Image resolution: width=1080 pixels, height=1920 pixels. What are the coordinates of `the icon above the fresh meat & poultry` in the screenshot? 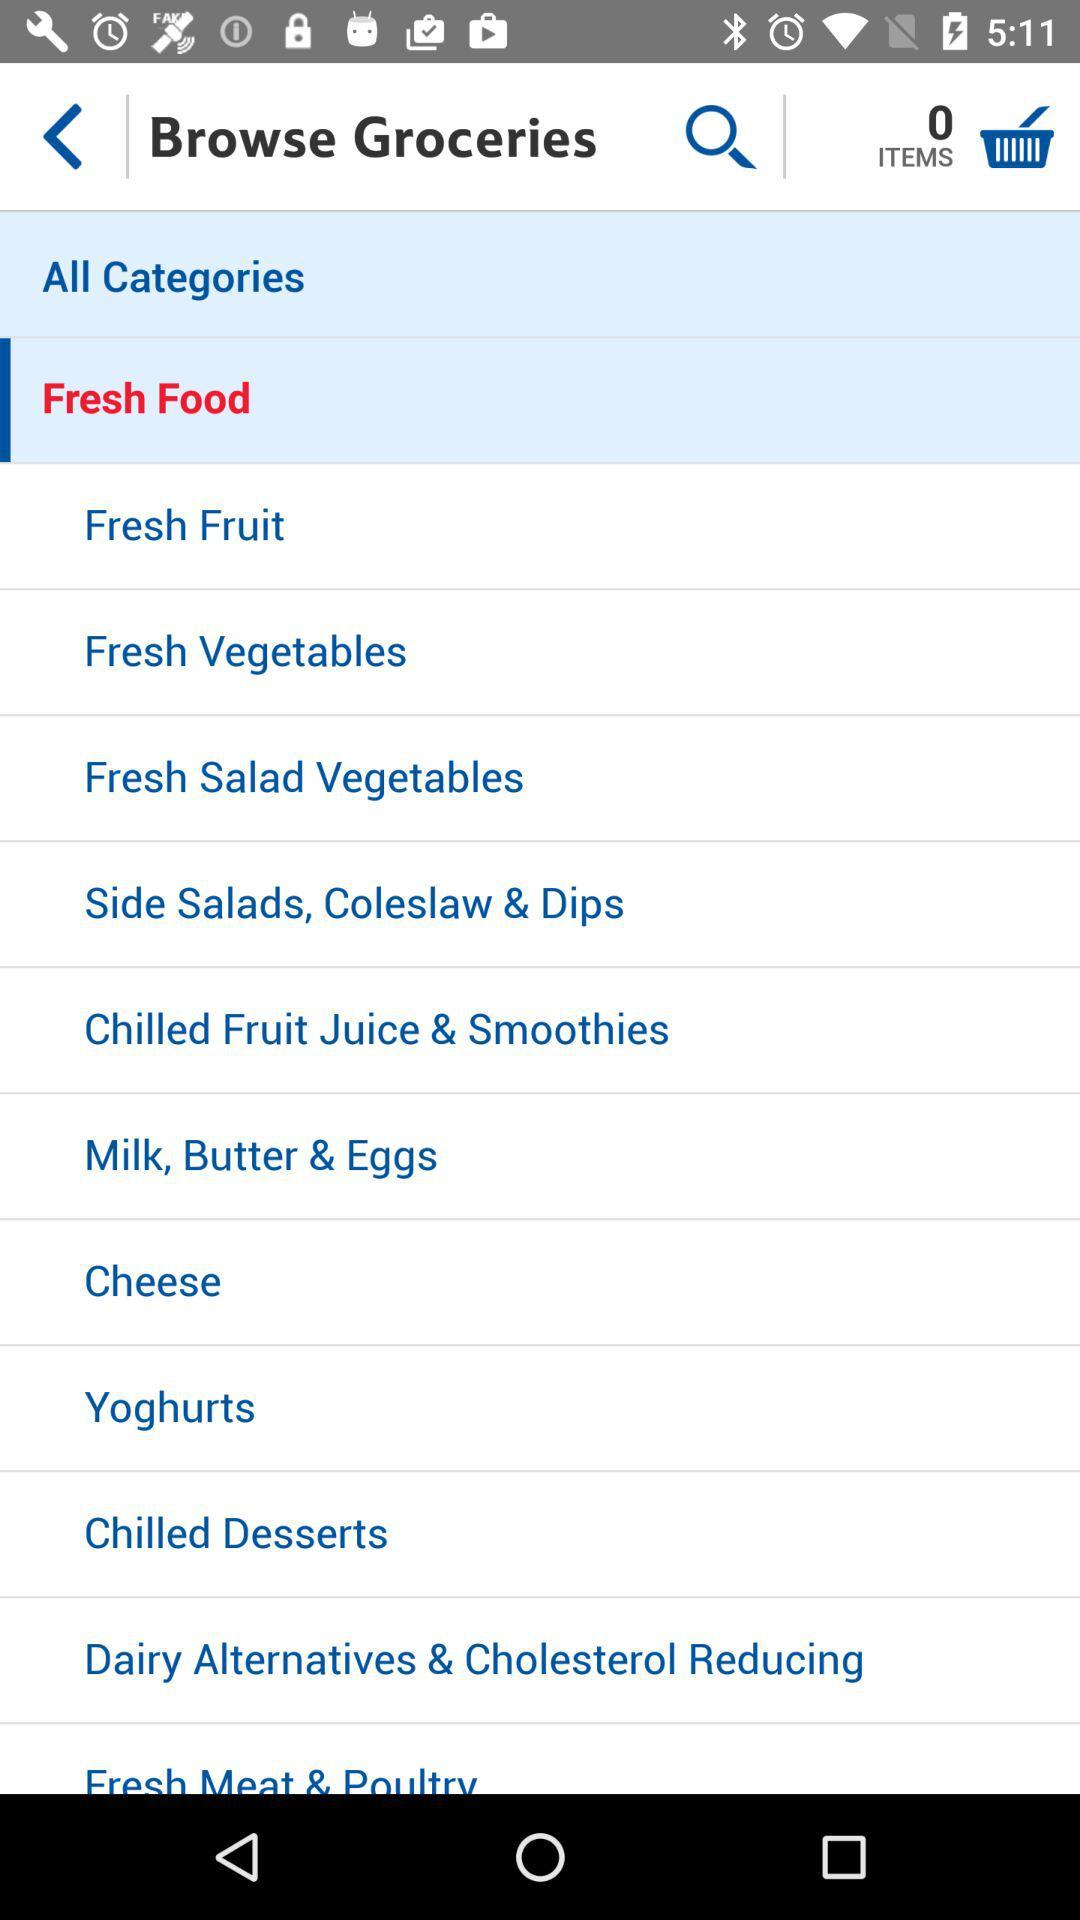 It's located at (540, 1661).